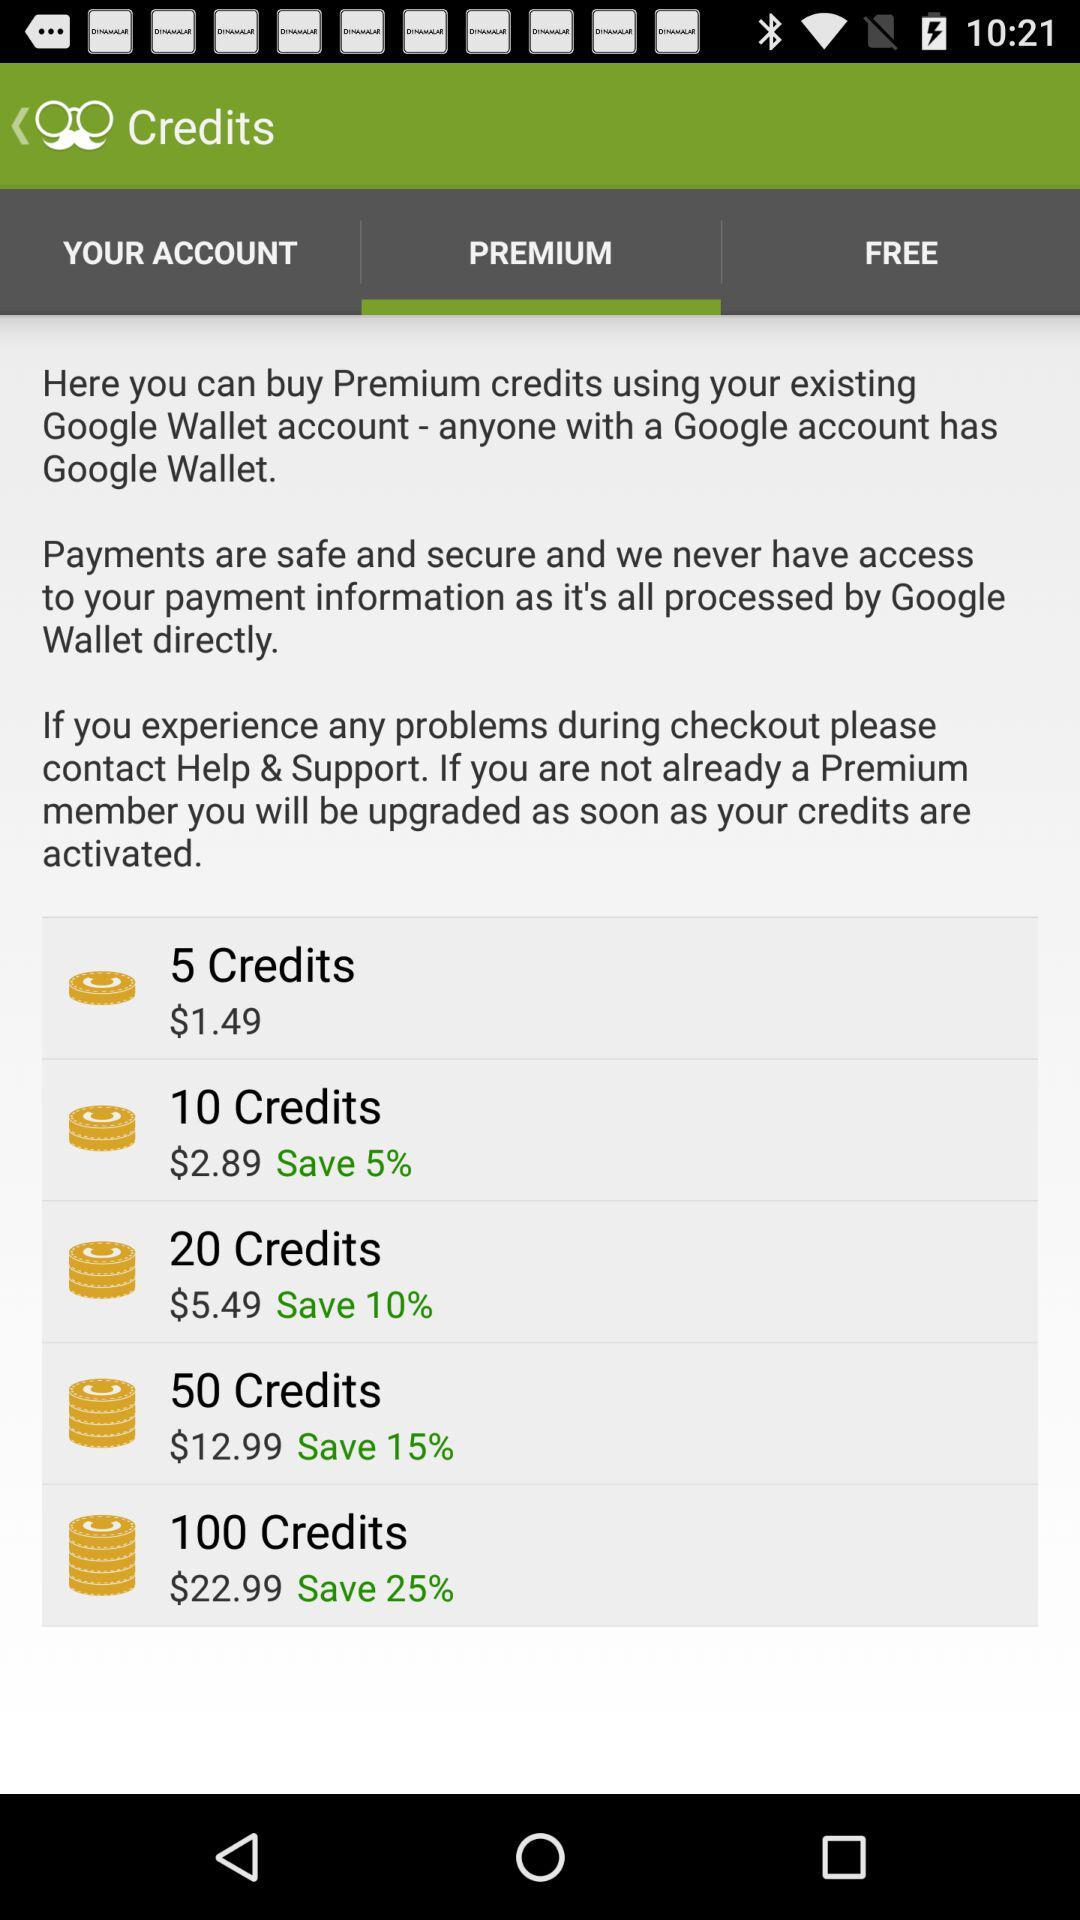  What do you see at coordinates (215, 1161) in the screenshot?
I see `the app below the 10 credits icon` at bounding box center [215, 1161].